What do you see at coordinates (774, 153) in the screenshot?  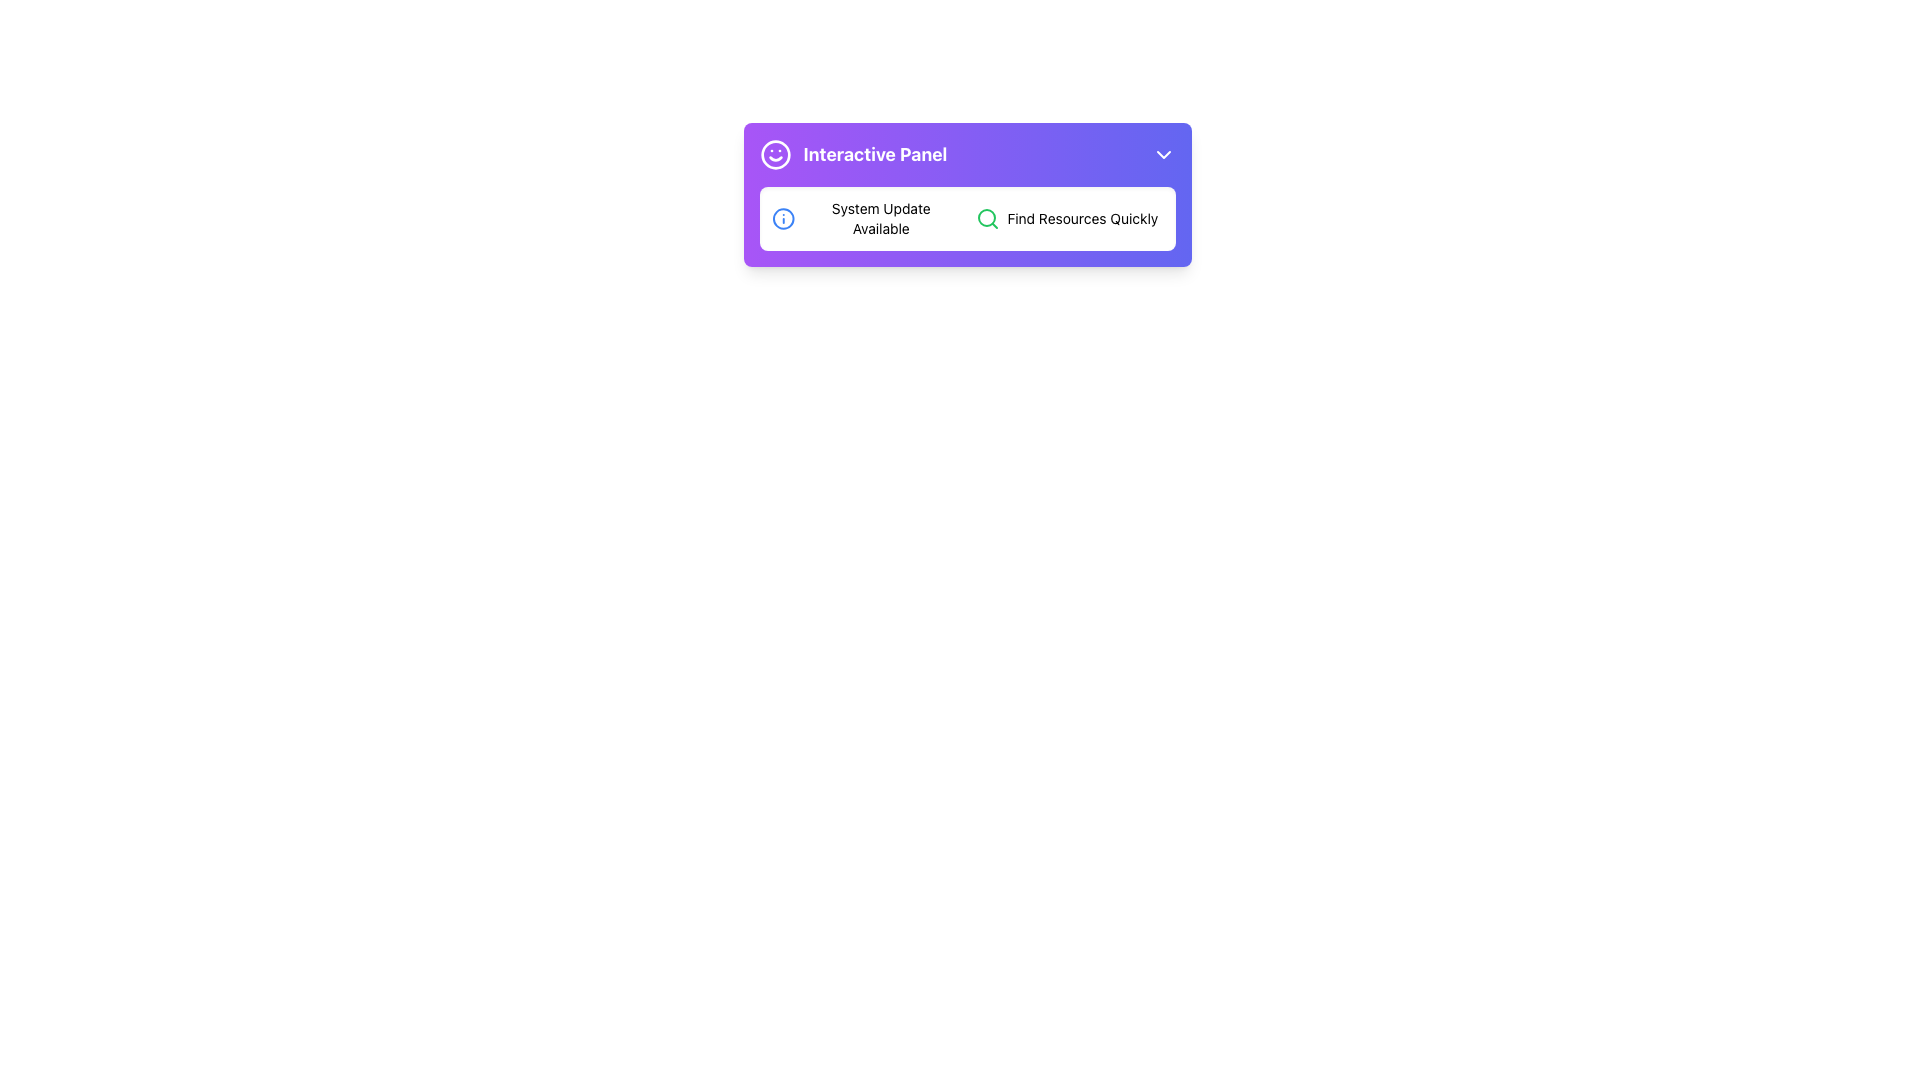 I see `the design of the circular purple smiley face icon located in the top left section of the header labeled 'Interactive Panel'` at bounding box center [774, 153].